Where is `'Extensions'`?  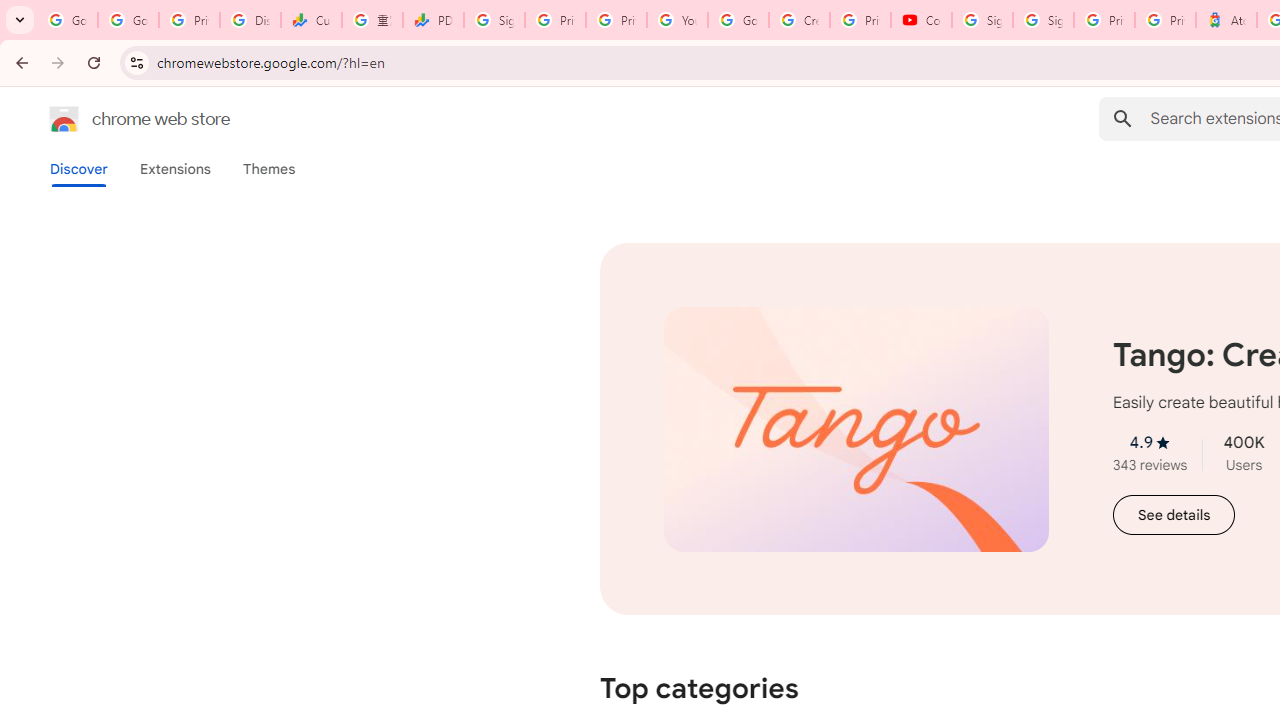
'Extensions' is located at coordinates (174, 168).